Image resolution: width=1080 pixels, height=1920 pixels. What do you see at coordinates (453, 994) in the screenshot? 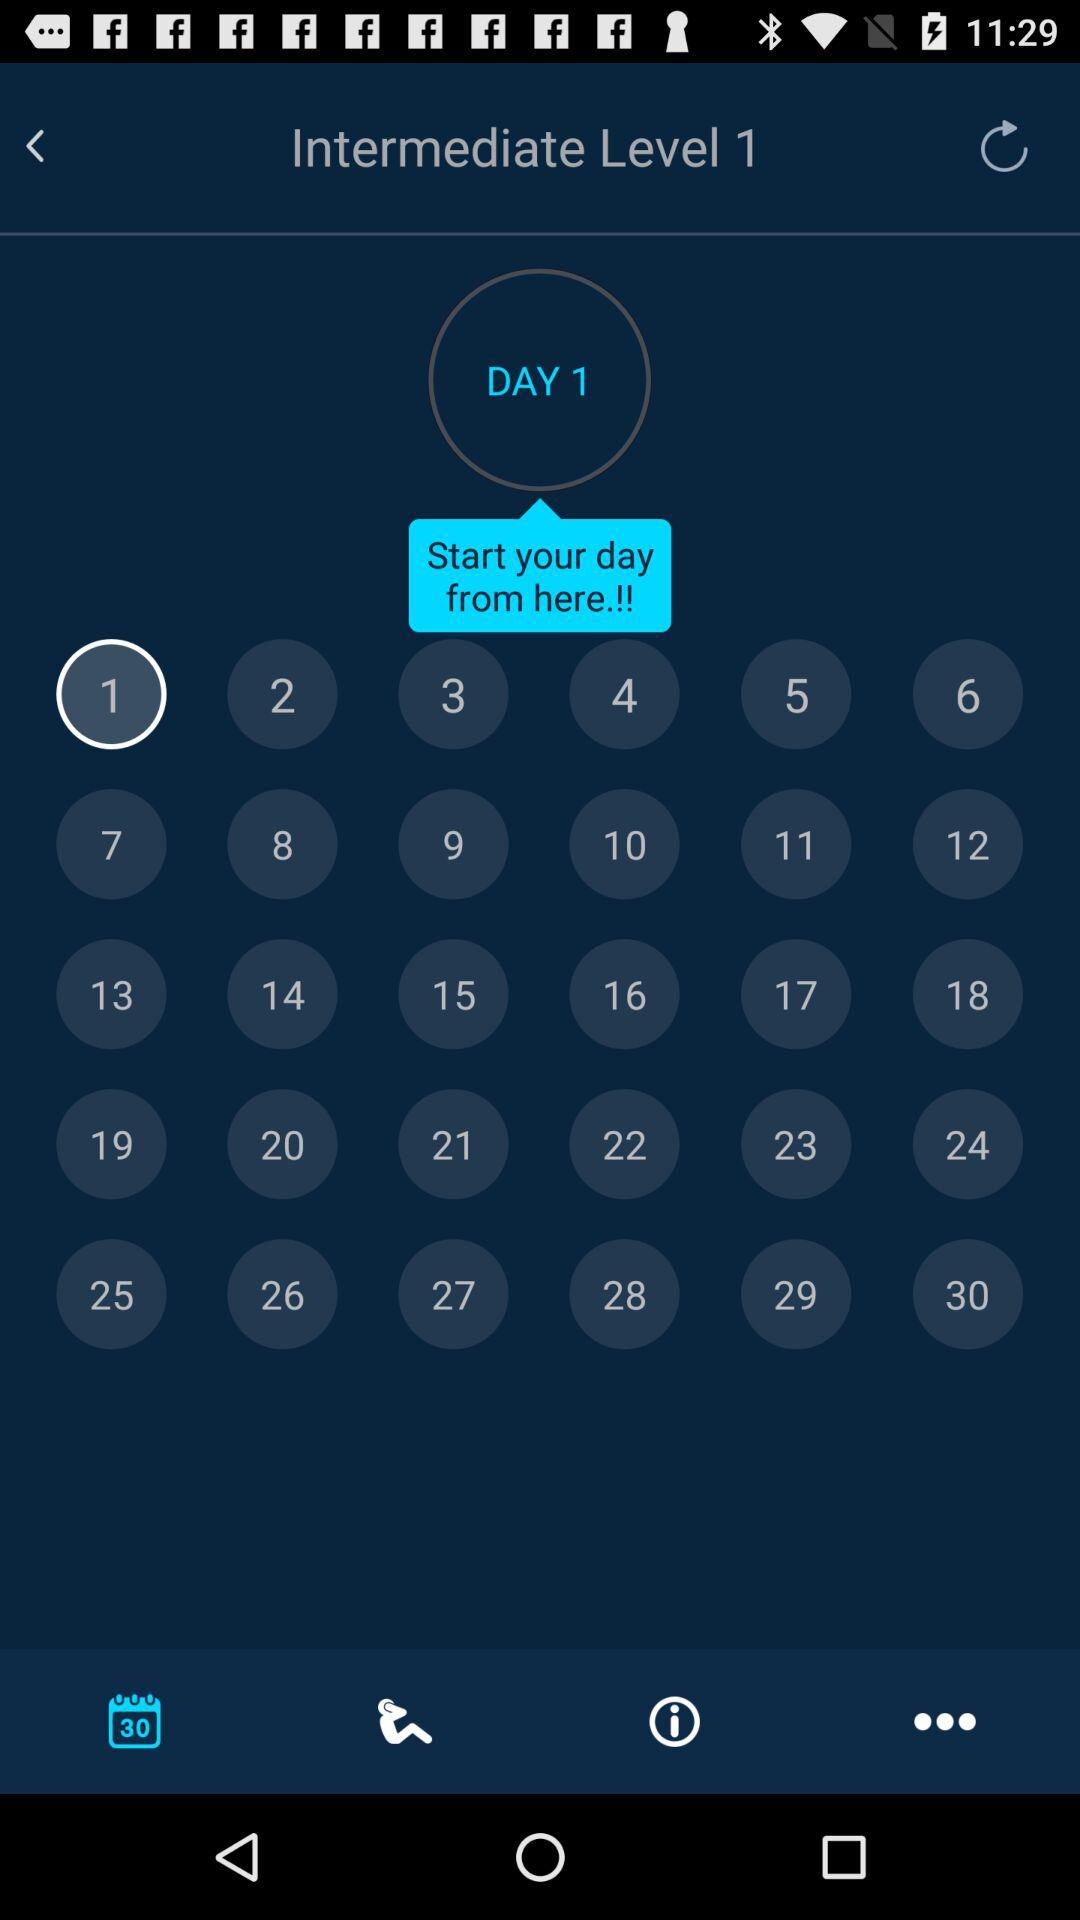
I see `day 15` at bounding box center [453, 994].